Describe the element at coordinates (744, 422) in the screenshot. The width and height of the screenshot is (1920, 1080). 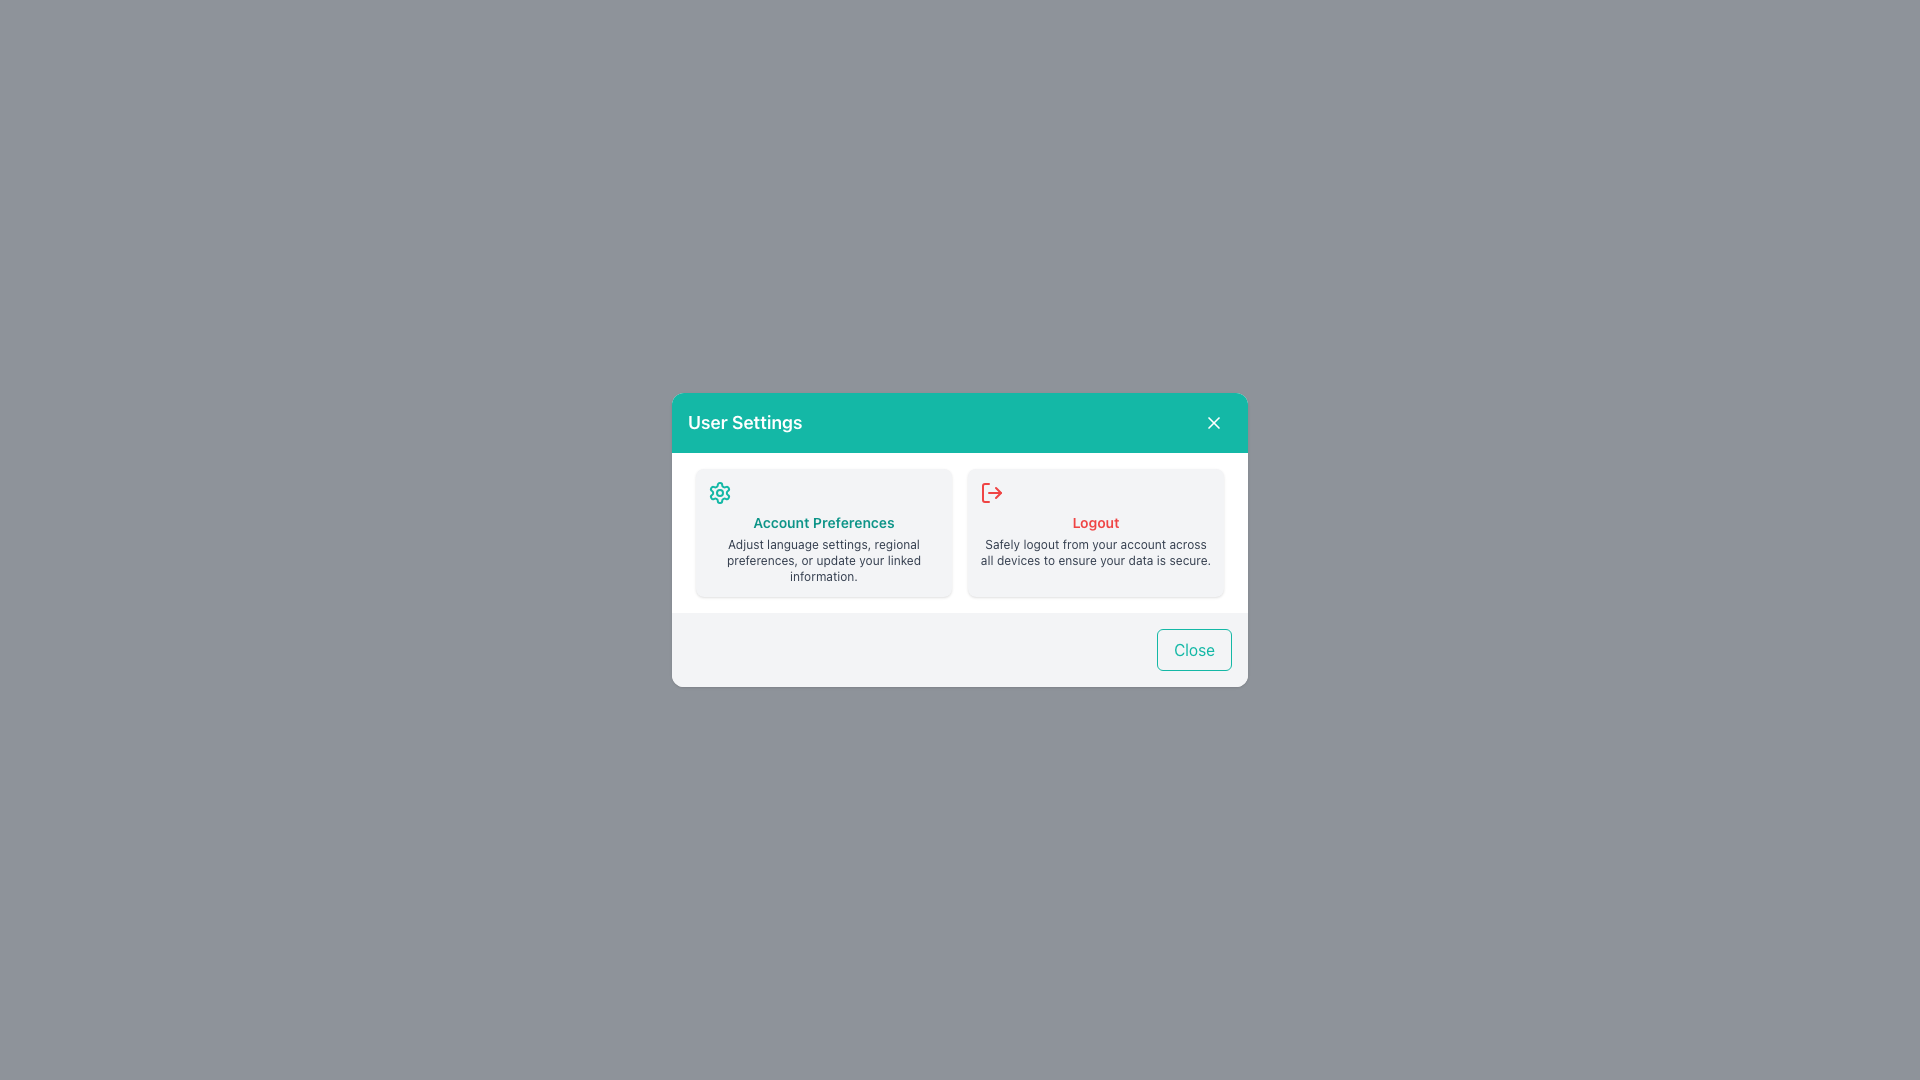
I see `the 'User Settings' text label displayed in bold font on the header bar with a teal background` at that location.